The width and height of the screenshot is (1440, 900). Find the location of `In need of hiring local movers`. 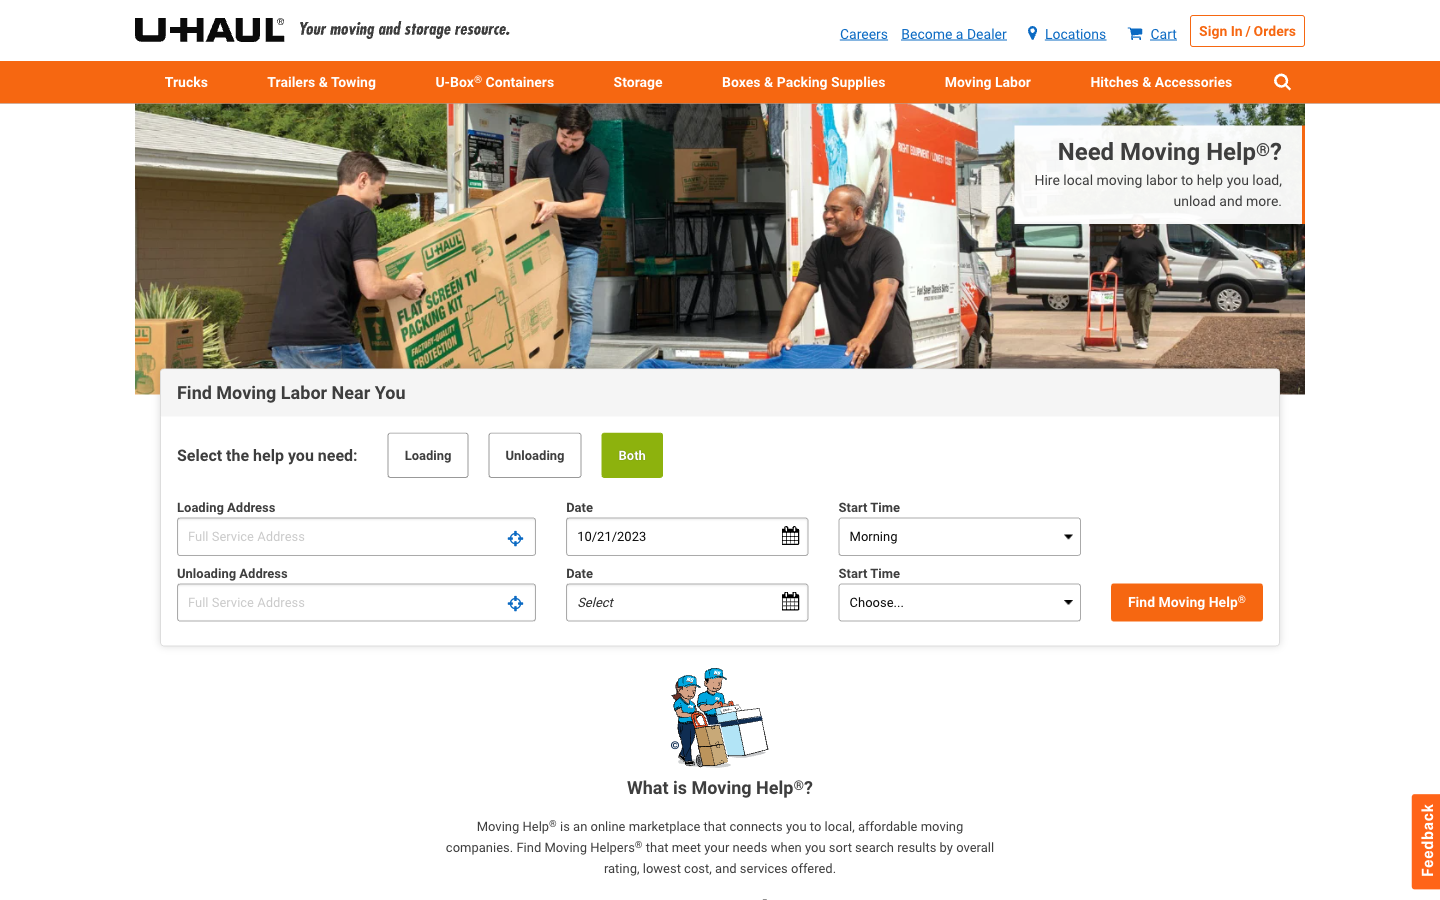

In need of hiring local movers is located at coordinates (1125, 183).